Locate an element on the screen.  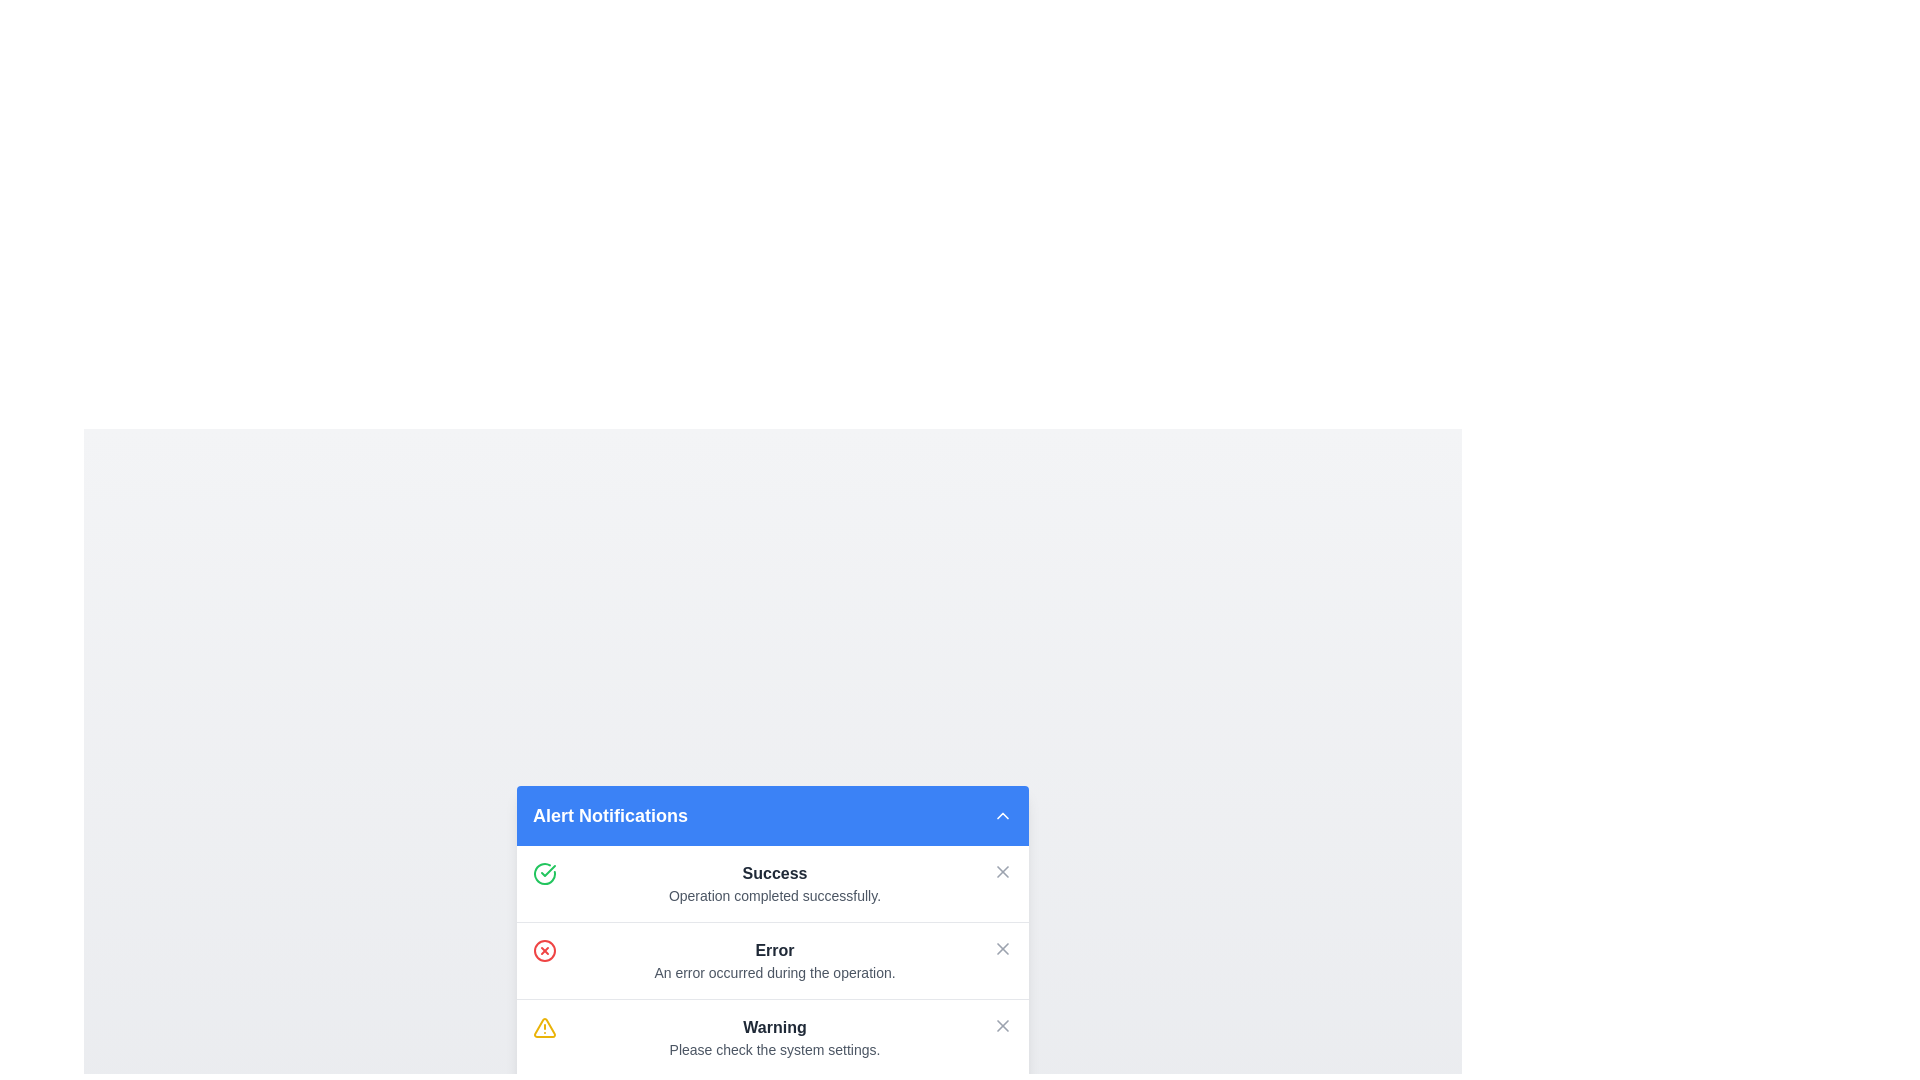
the green checkmark icon indicating a successful operation in the Success row of the Alert Notifications panel is located at coordinates (548, 869).